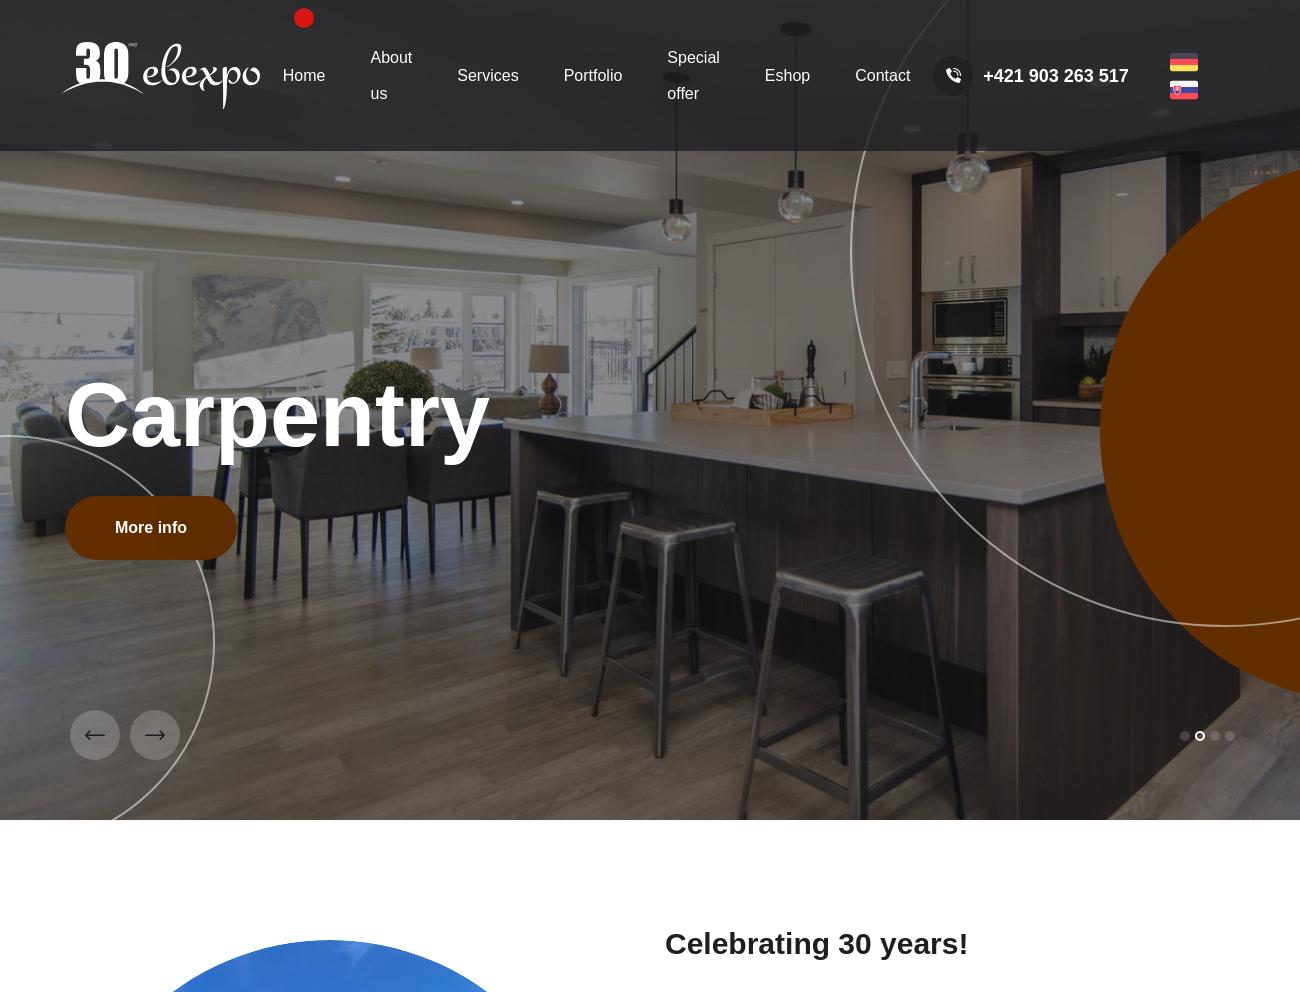 The image size is (1300, 992). I want to click on '+421 903 263 517', so click(982, 74).